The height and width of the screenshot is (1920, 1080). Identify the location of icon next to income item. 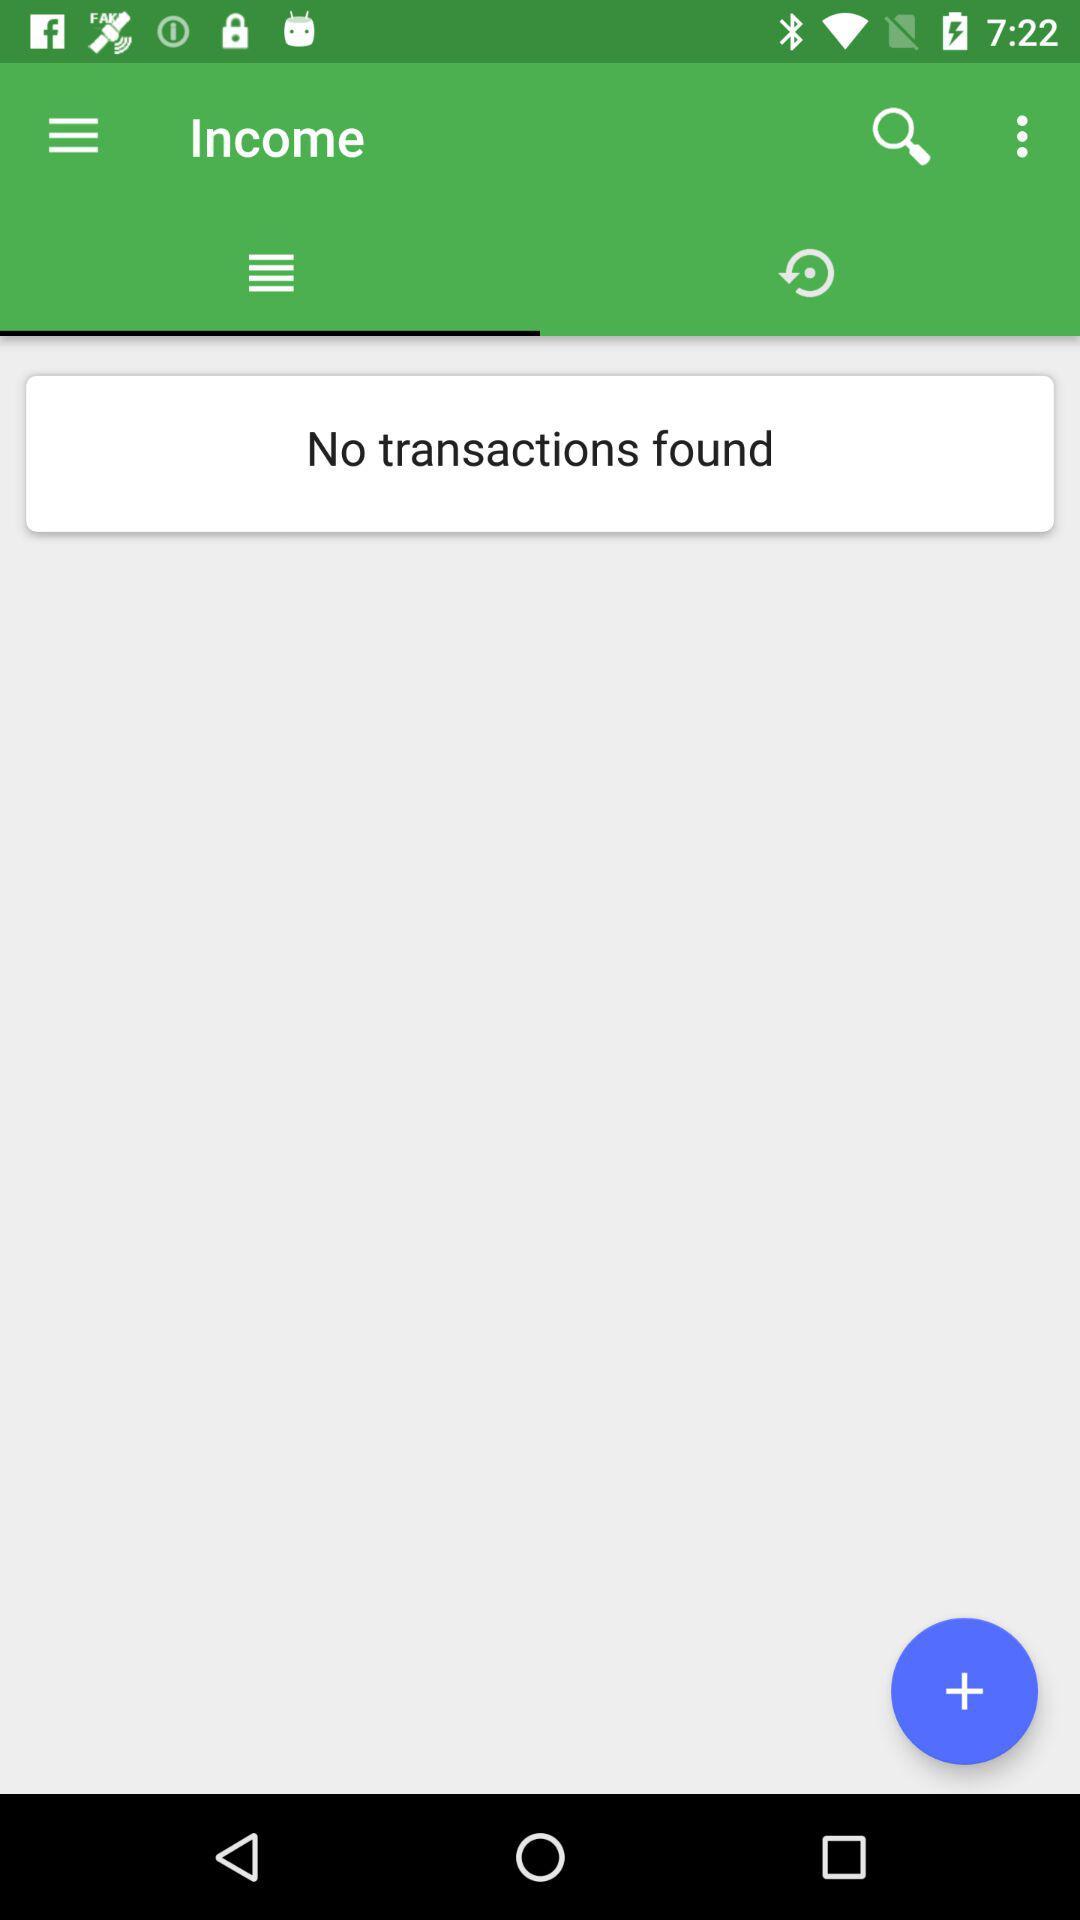
(901, 135).